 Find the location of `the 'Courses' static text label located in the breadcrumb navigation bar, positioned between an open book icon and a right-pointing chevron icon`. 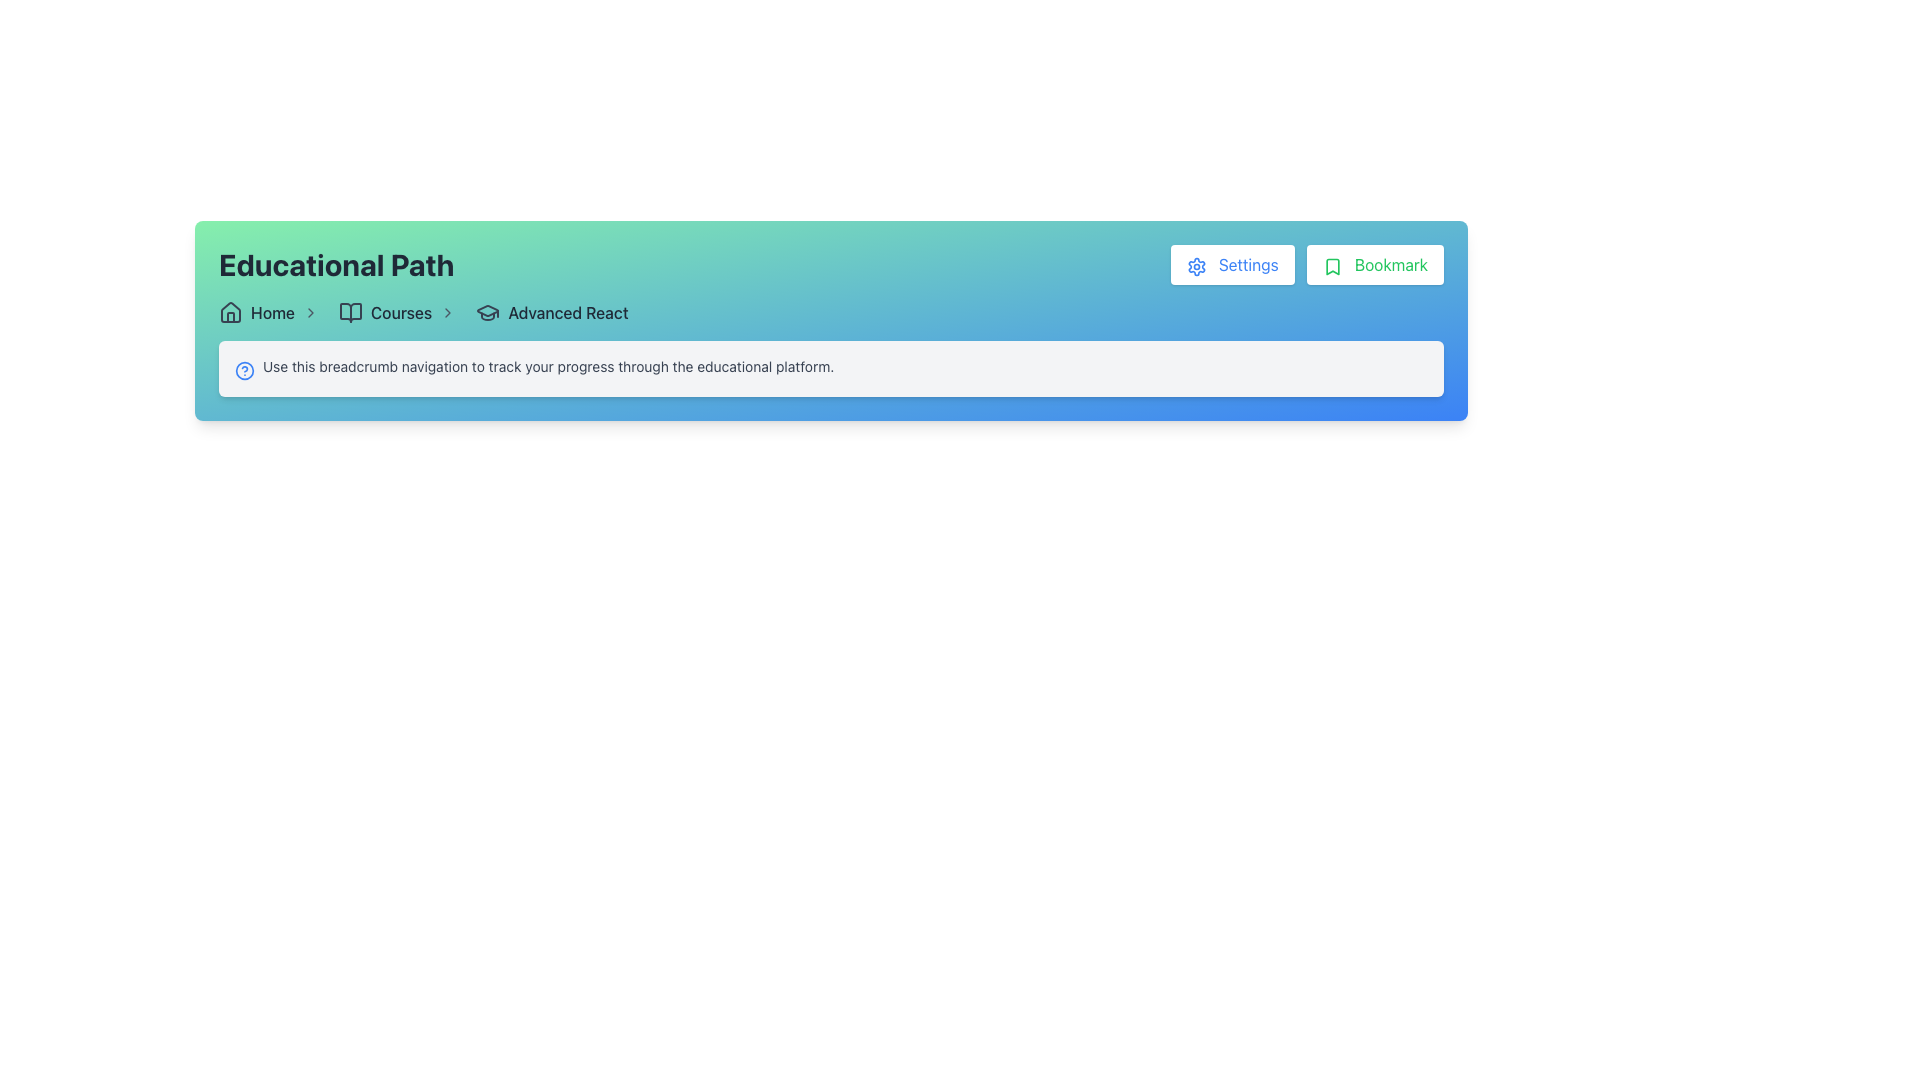

the 'Courses' static text label located in the breadcrumb navigation bar, positioned between an open book icon and a right-pointing chevron icon is located at coordinates (400, 312).